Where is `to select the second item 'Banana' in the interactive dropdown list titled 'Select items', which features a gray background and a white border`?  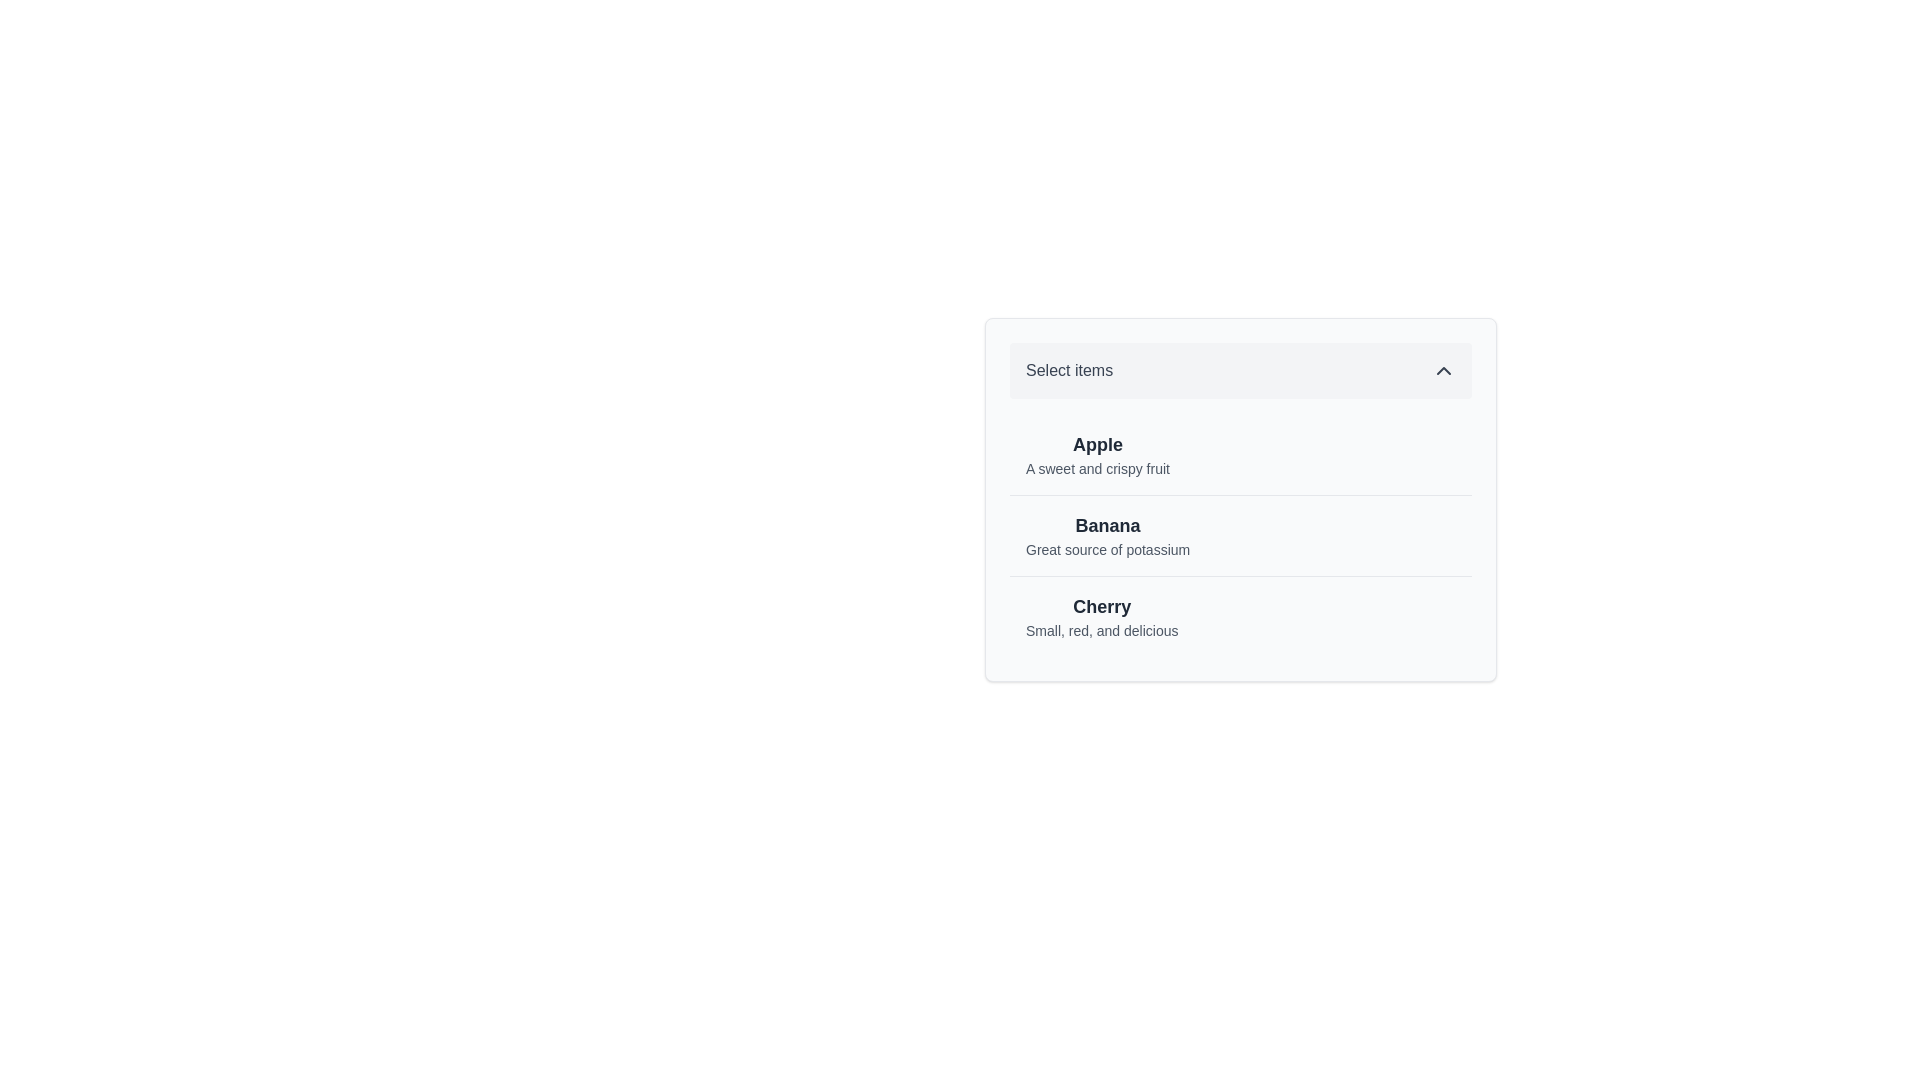
to select the second item 'Banana' in the interactive dropdown list titled 'Select items', which features a gray background and a white border is located at coordinates (1240, 499).